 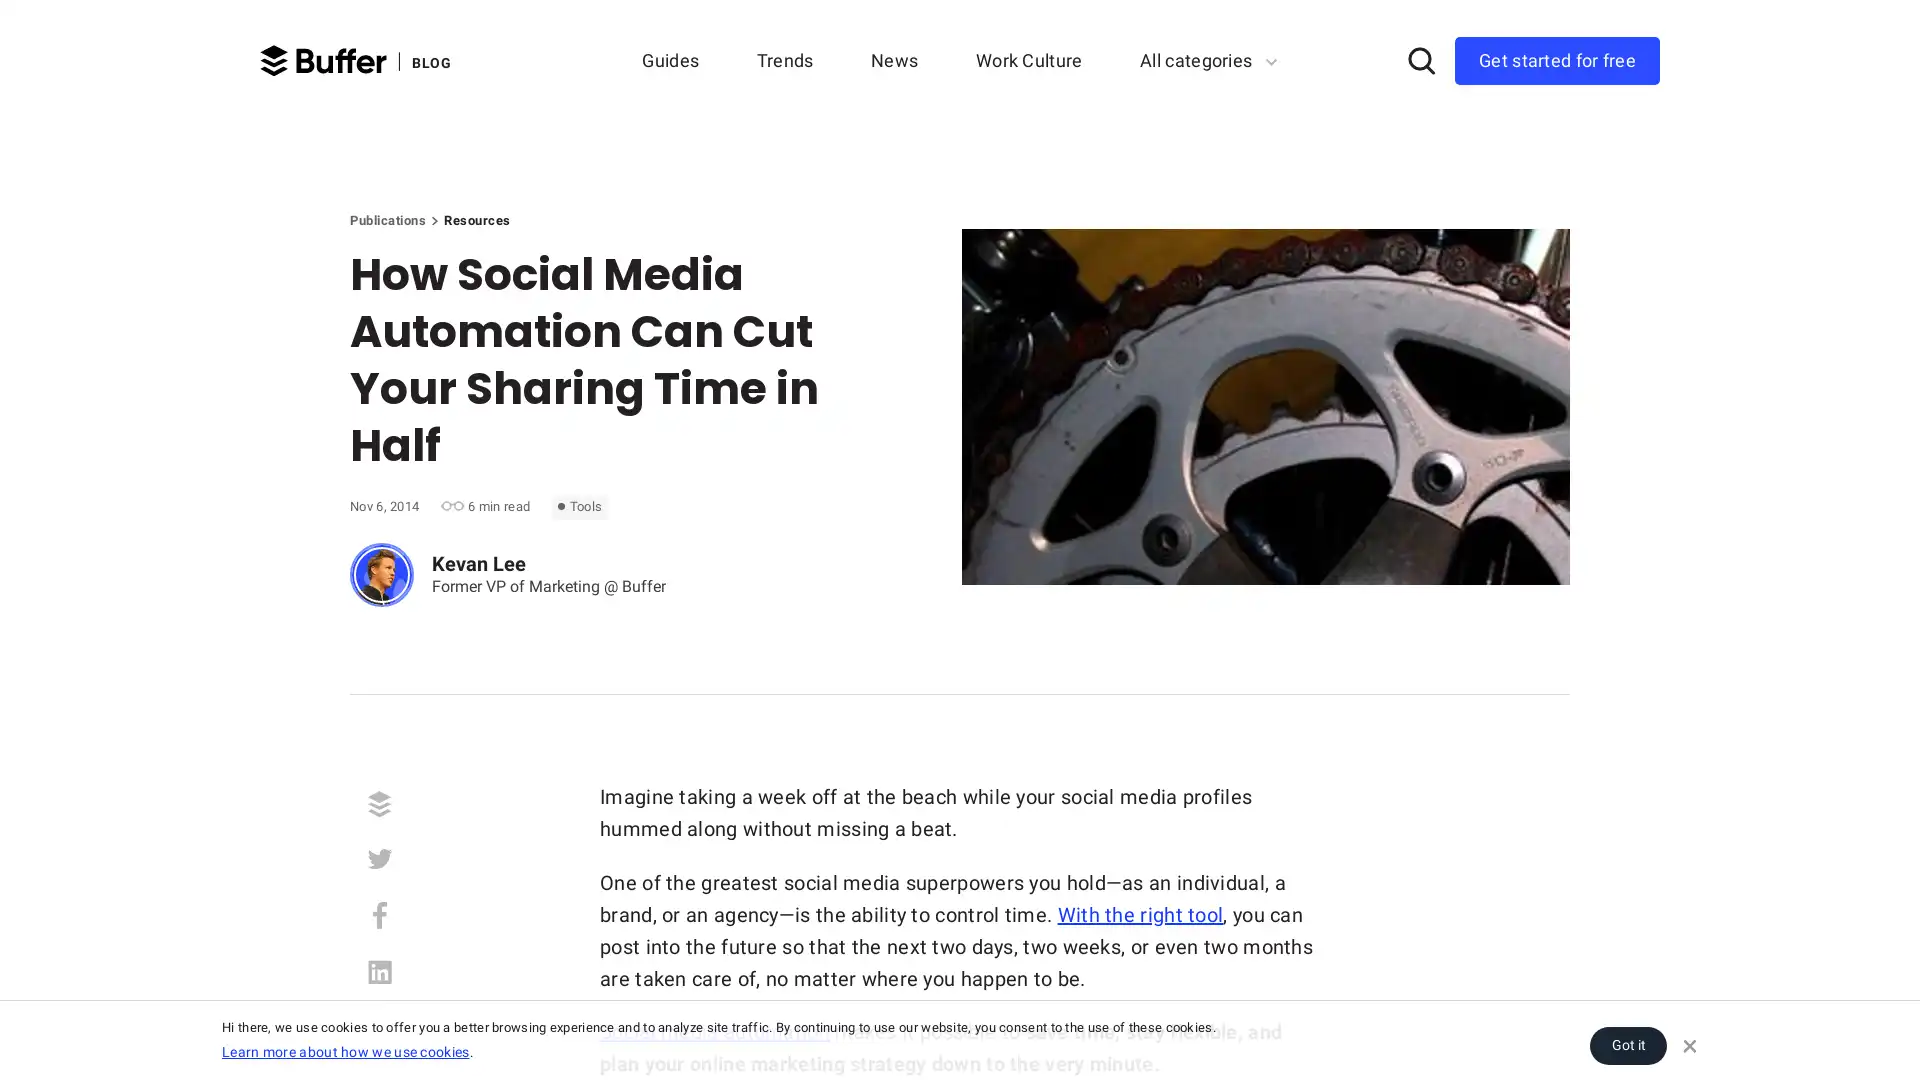 I want to click on Get started for free, so click(x=1556, y=60).